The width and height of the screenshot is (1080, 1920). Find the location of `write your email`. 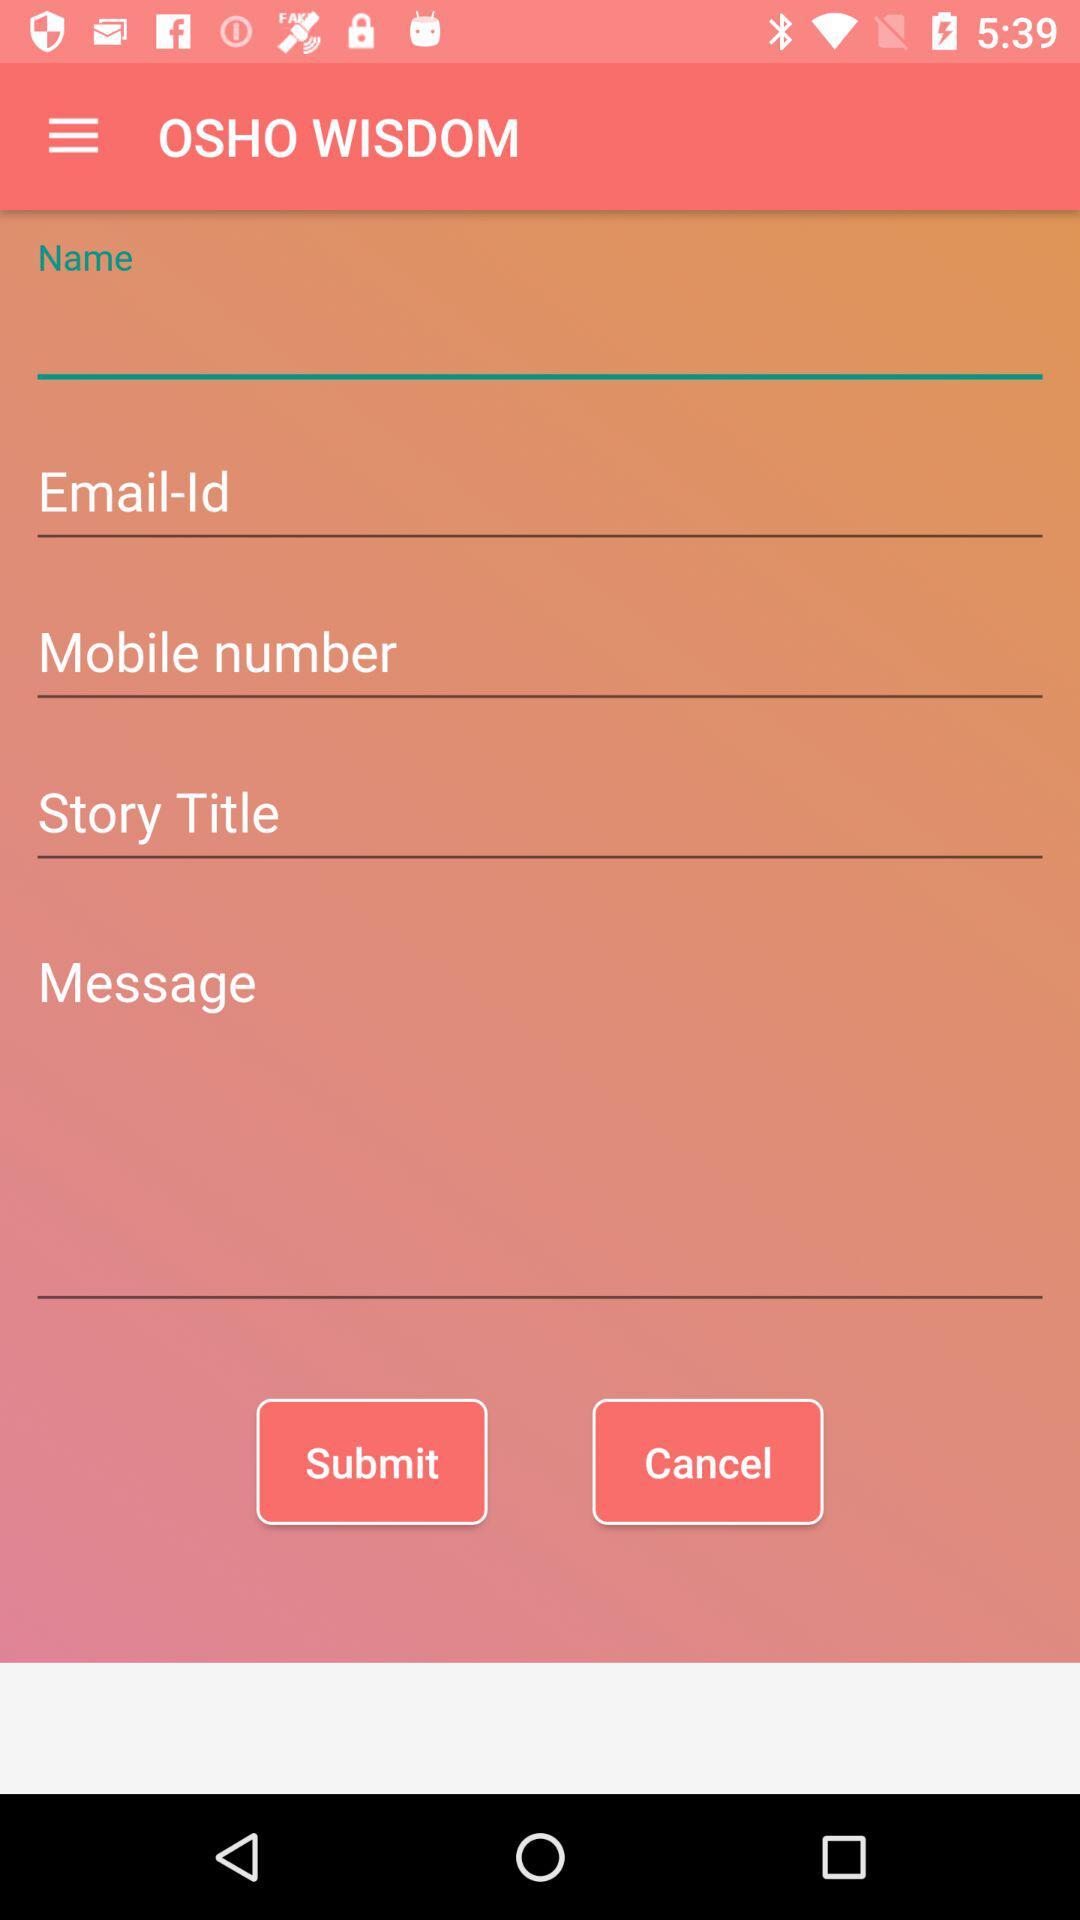

write your email is located at coordinates (540, 494).